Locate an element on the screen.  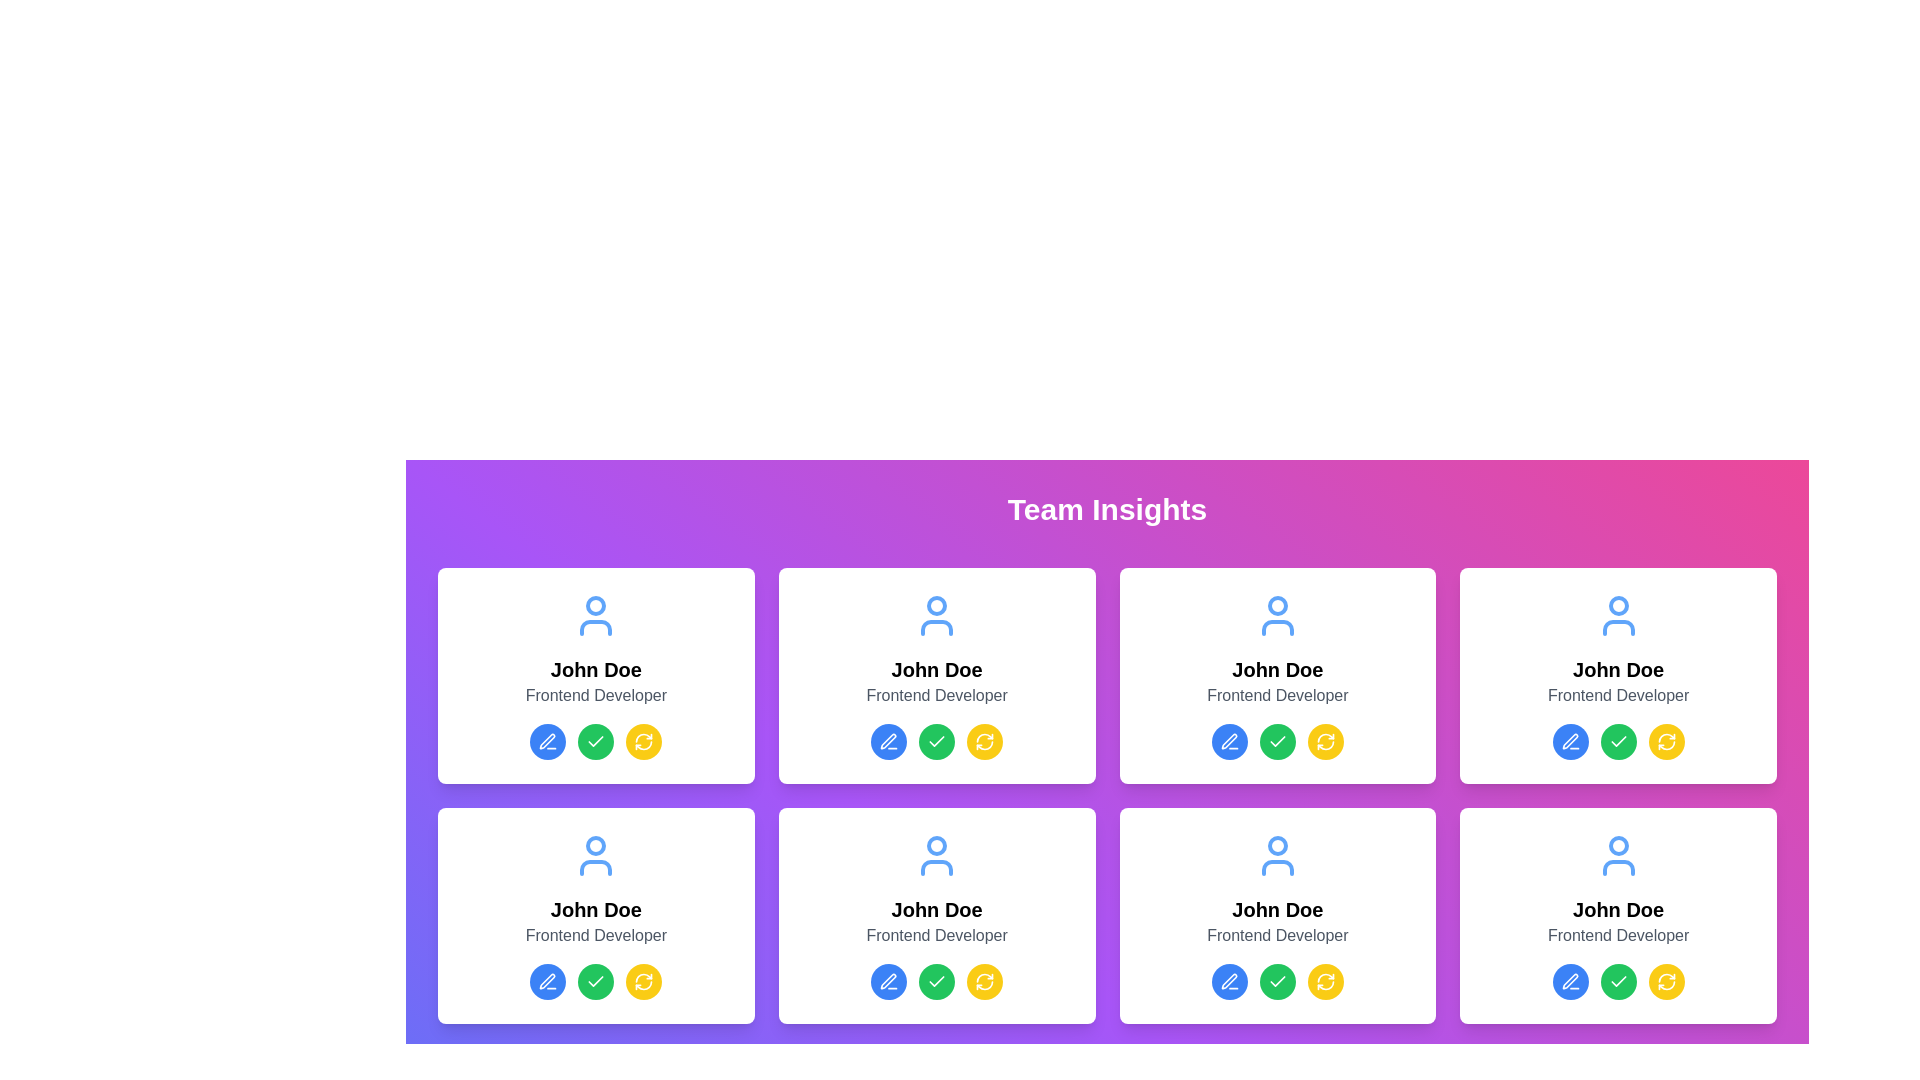
the user profile icon, which is a blue circular head and torso representation located in the top middle card of the grid layout, above the text 'John Doe' and 'Frontend Developer' is located at coordinates (936, 615).